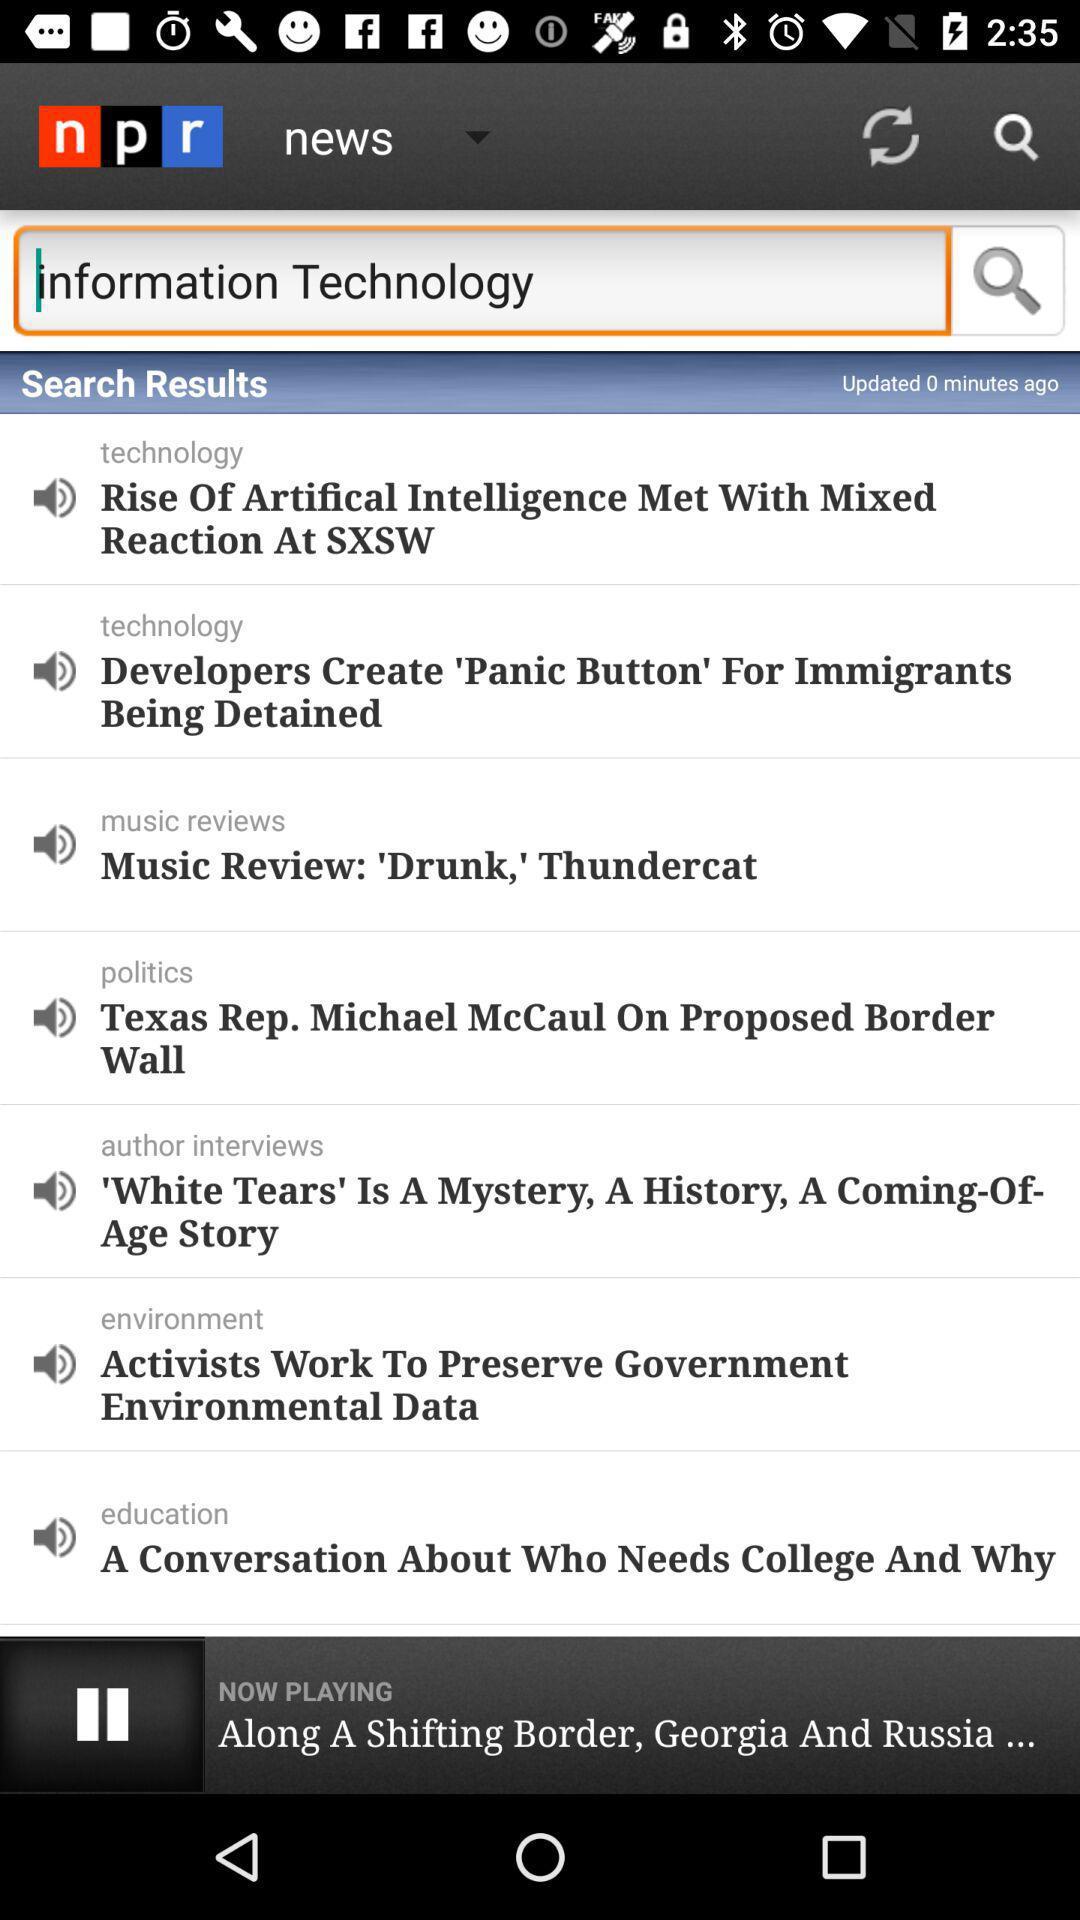 This screenshot has height=1920, width=1080. I want to click on the search icon, so click(1008, 279).